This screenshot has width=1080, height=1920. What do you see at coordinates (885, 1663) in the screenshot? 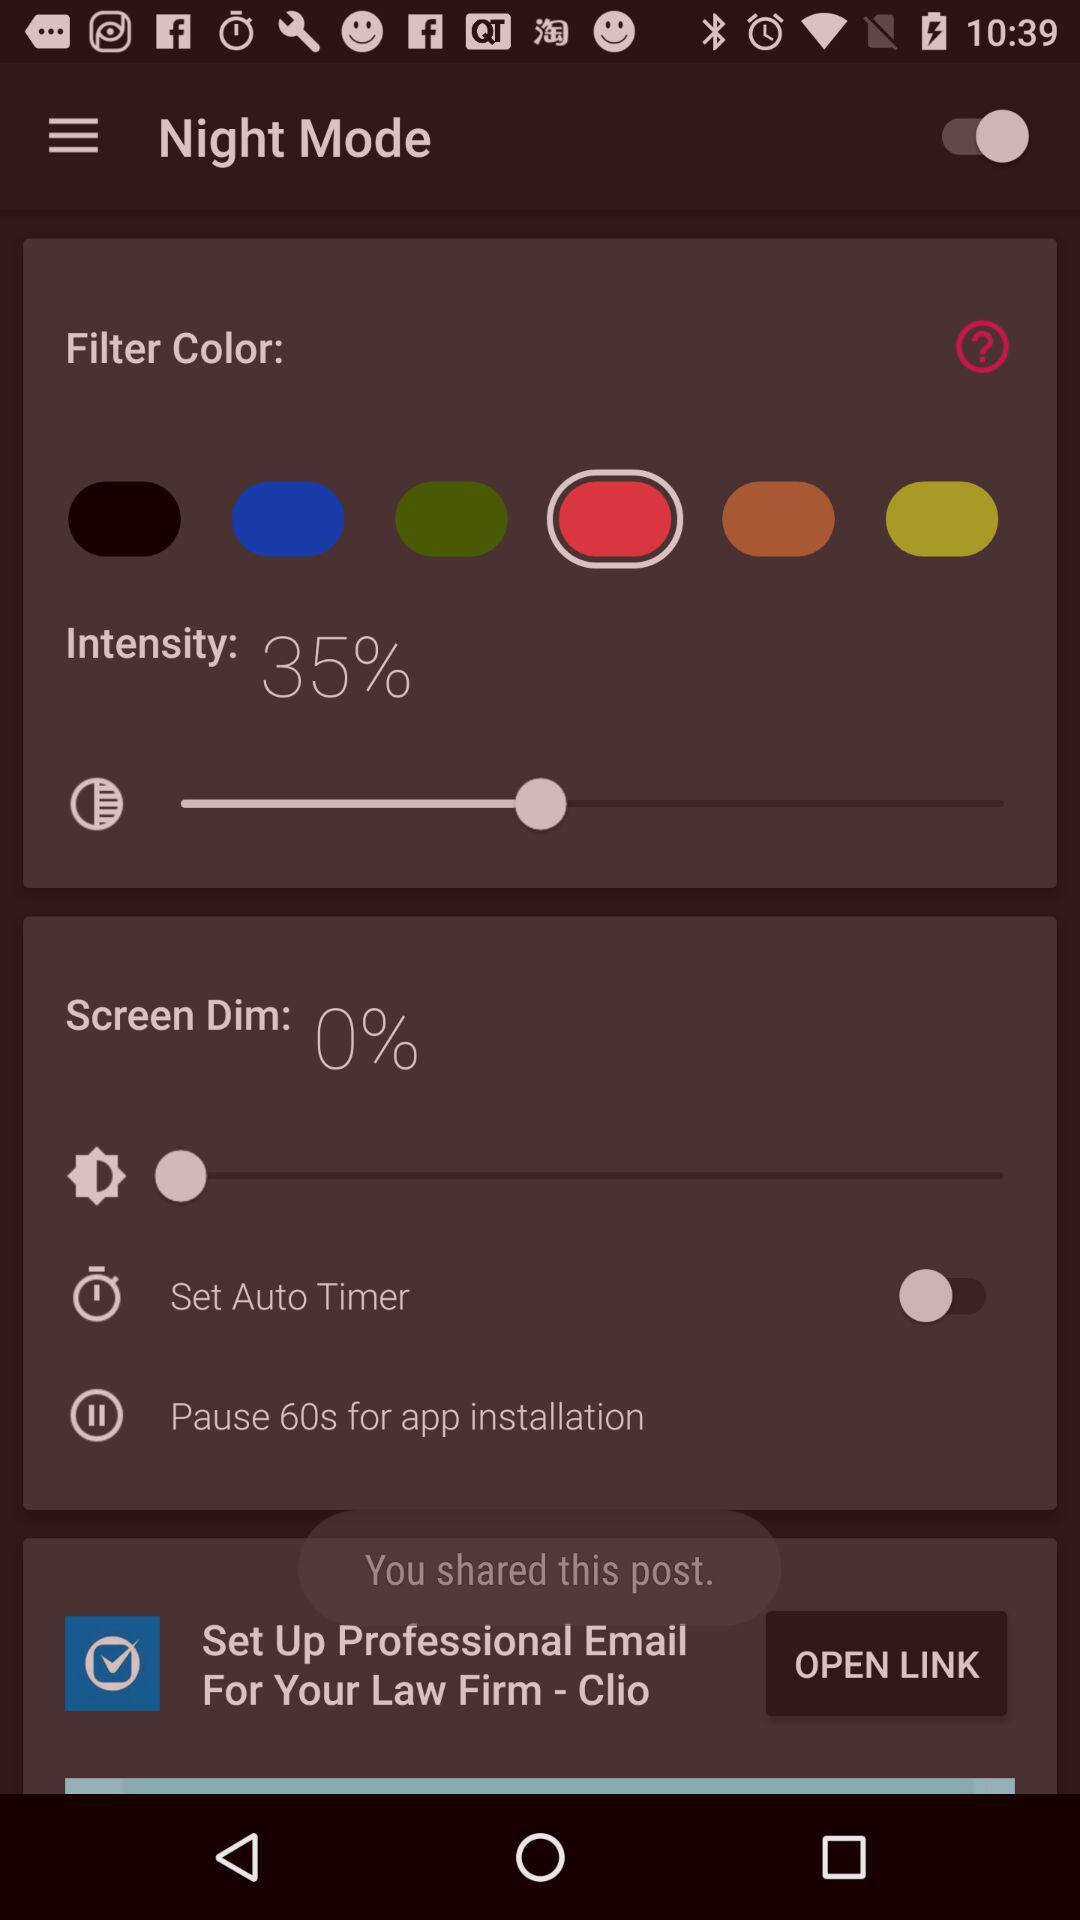
I see `open link at bottom right corner` at bounding box center [885, 1663].